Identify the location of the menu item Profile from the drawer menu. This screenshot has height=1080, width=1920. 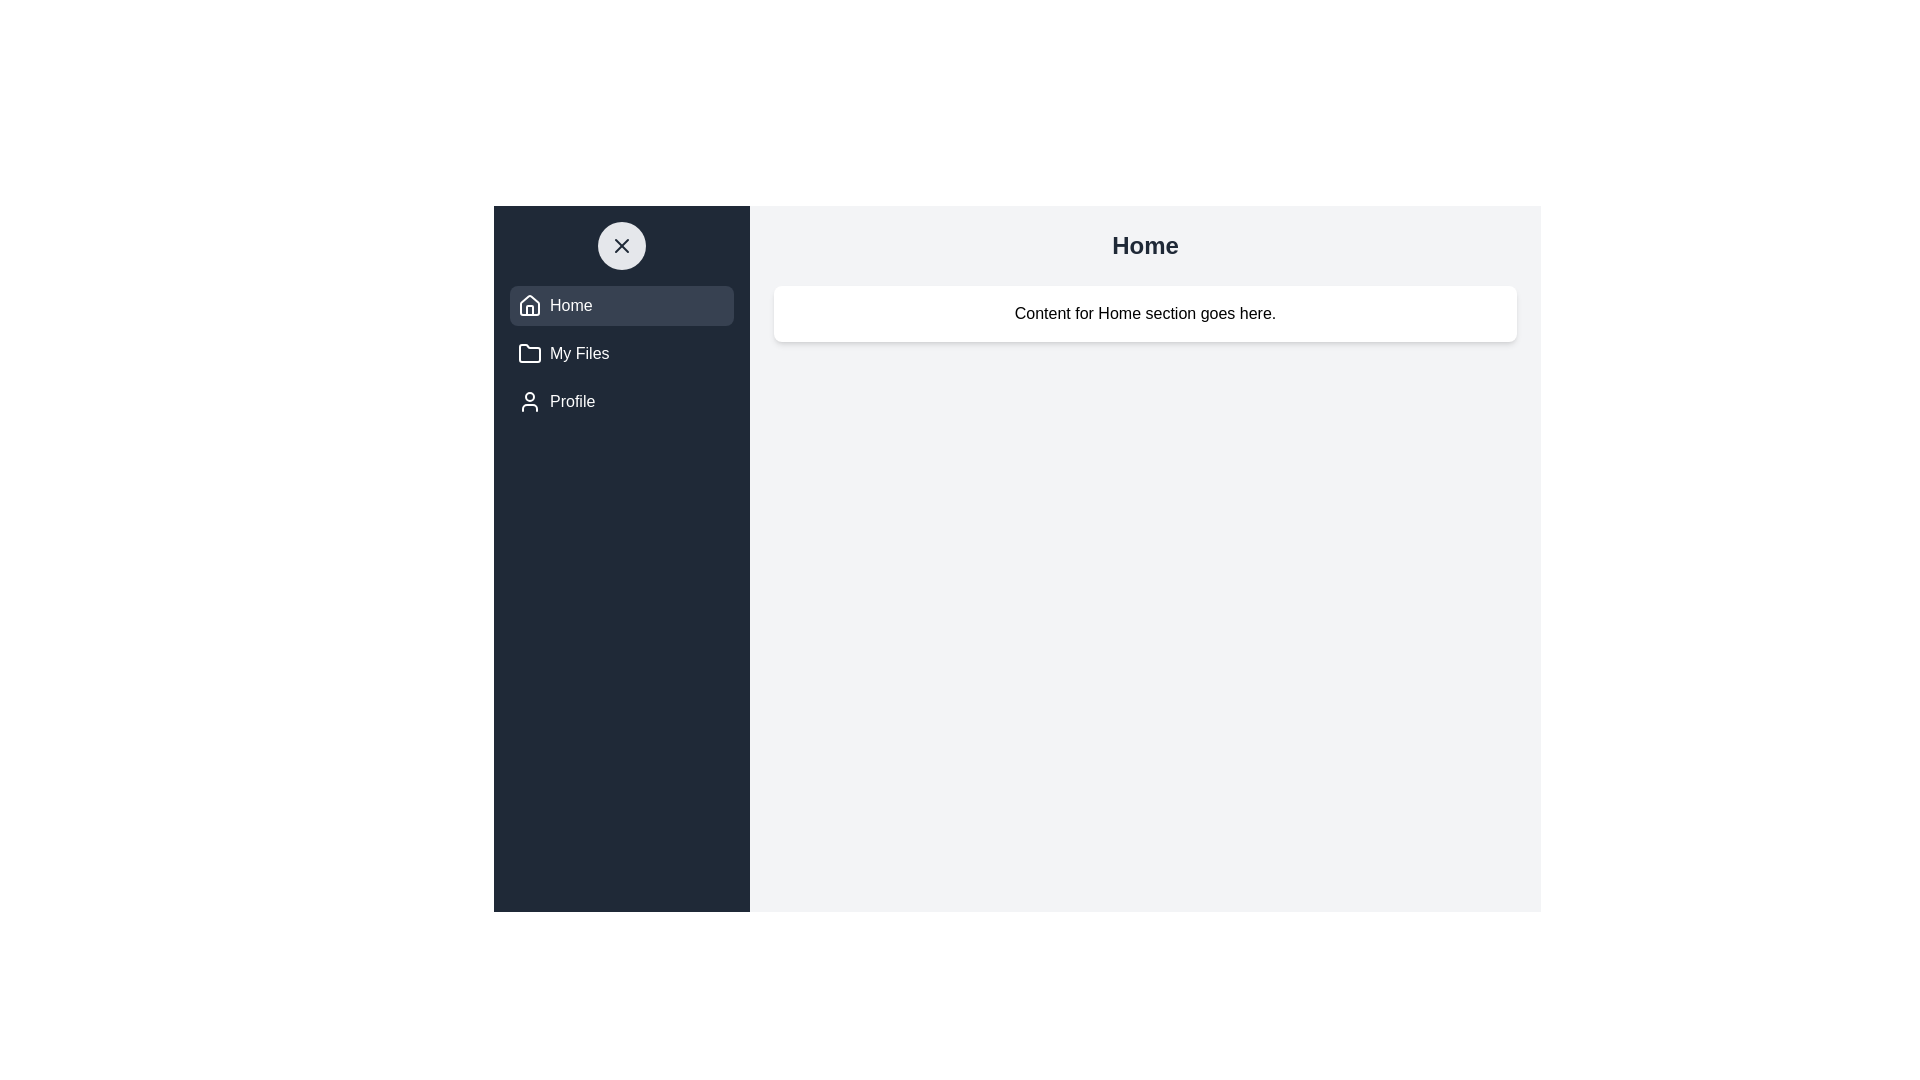
(621, 401).